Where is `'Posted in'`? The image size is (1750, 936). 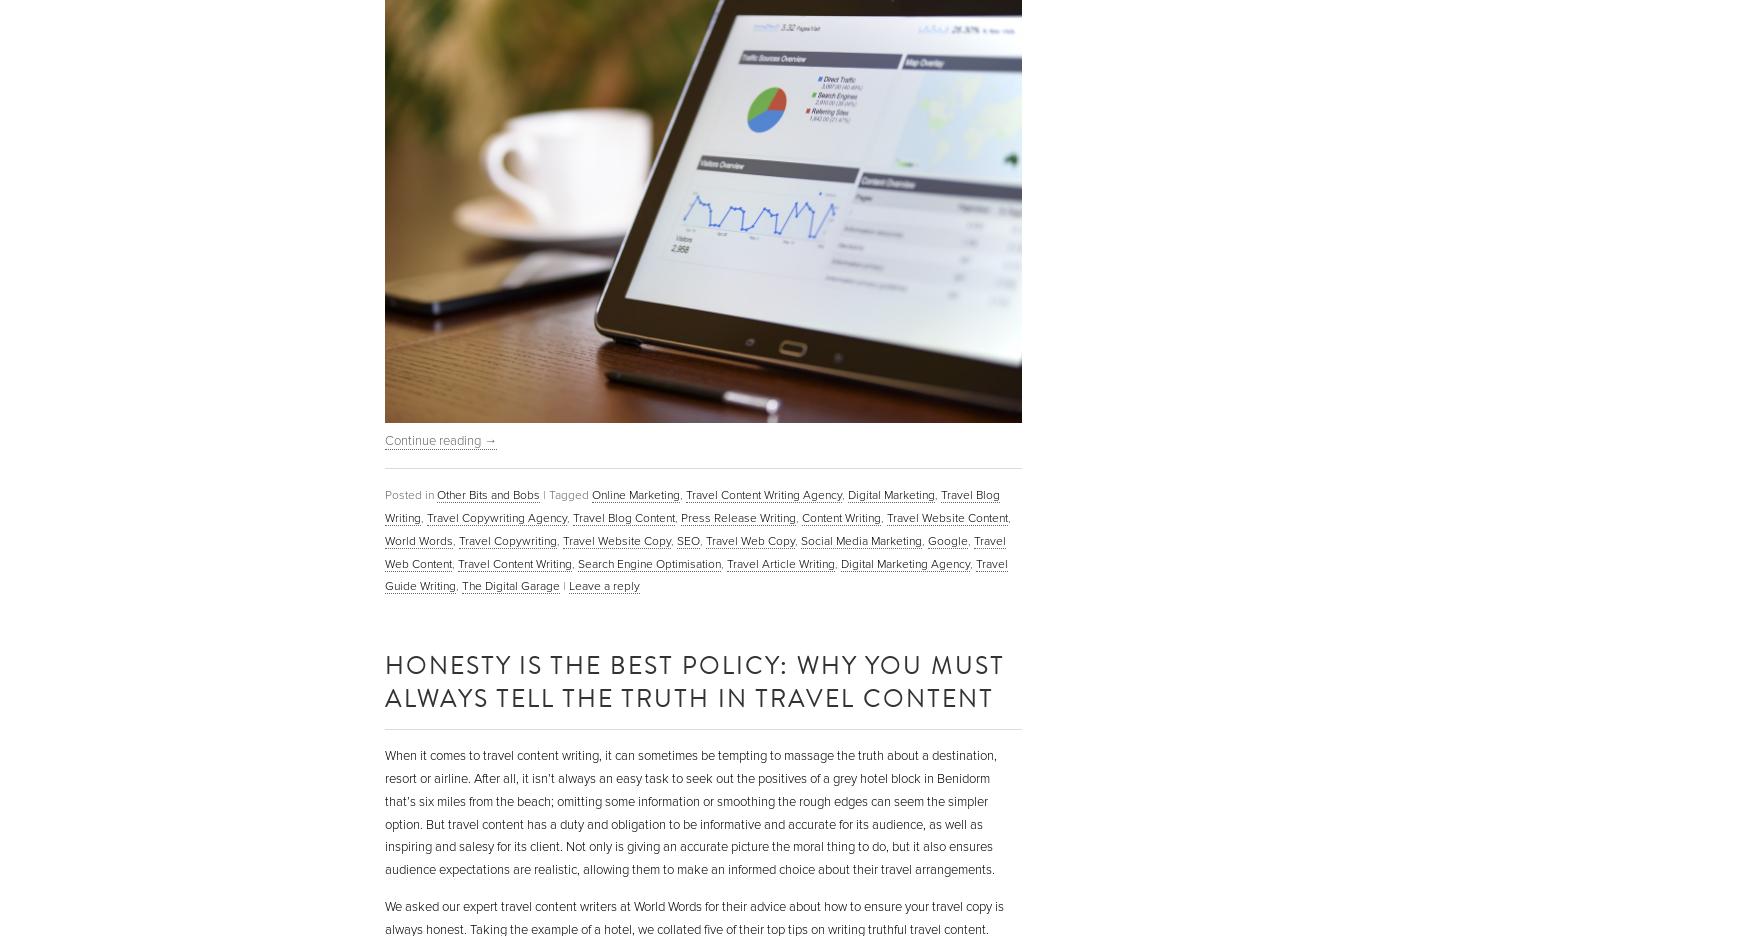
'Posted in' is located at coordinates (408, 493).